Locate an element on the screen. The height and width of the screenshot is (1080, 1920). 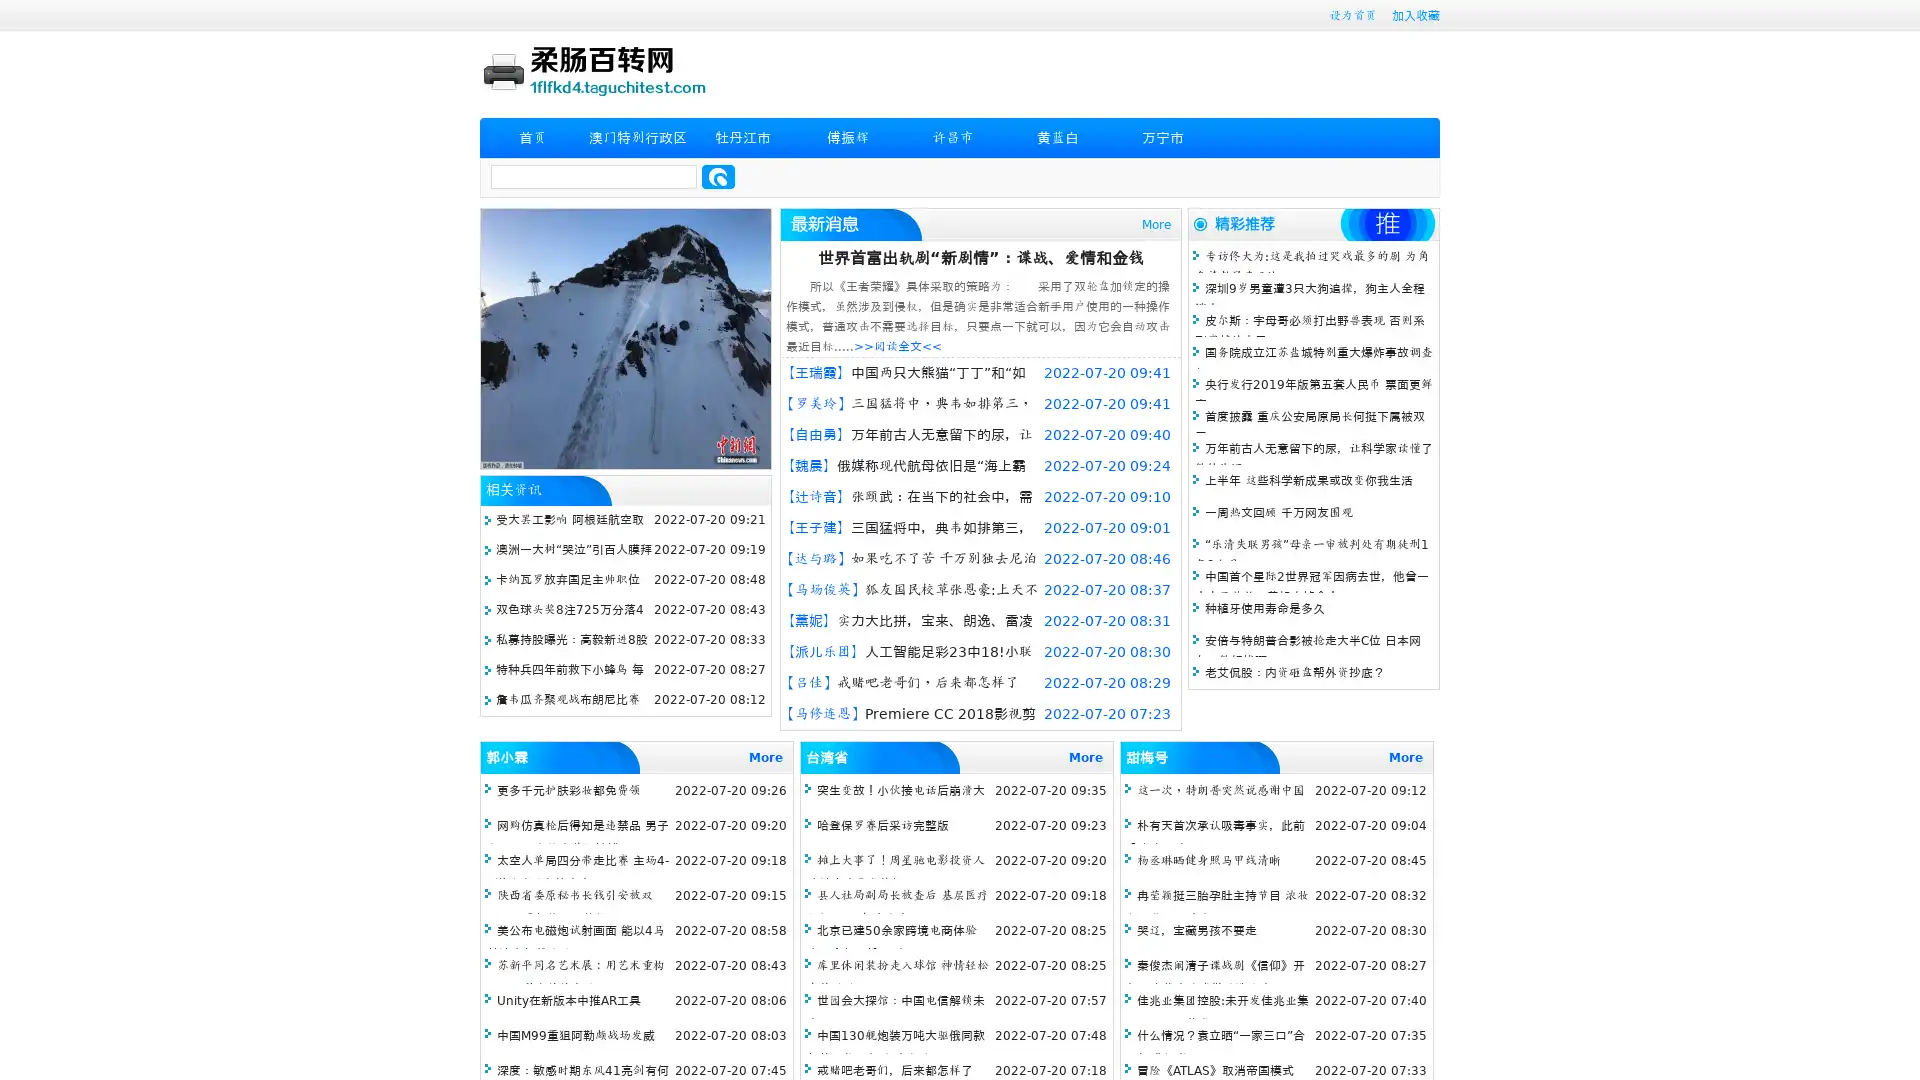
Search is located at coordinates (718, 176).